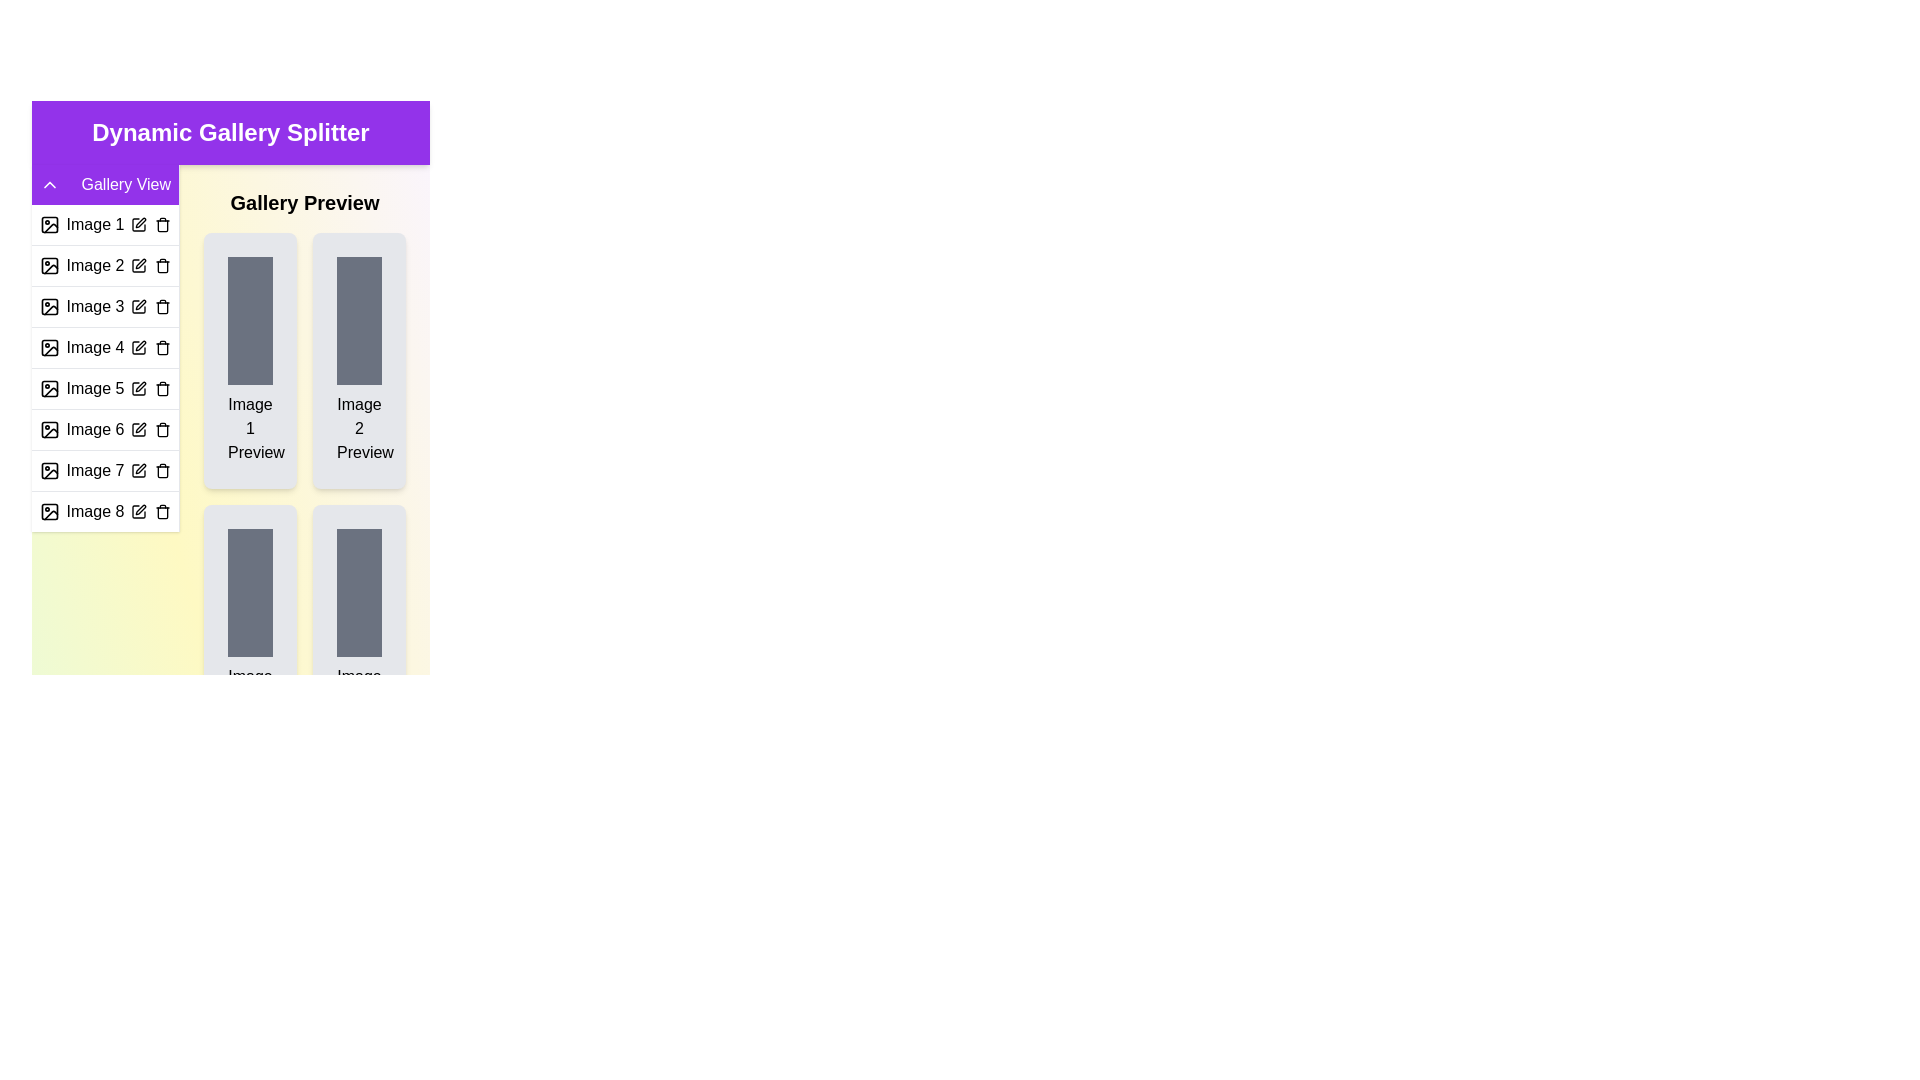 This screenshot has width=1920, height=1080. Describe the element at coordinates (149, 224) in the screenshot. I see `the edit icon in the Group of action buttons located at the far right of the 'Image 1' row in the 'Gallery View' section` at that location.